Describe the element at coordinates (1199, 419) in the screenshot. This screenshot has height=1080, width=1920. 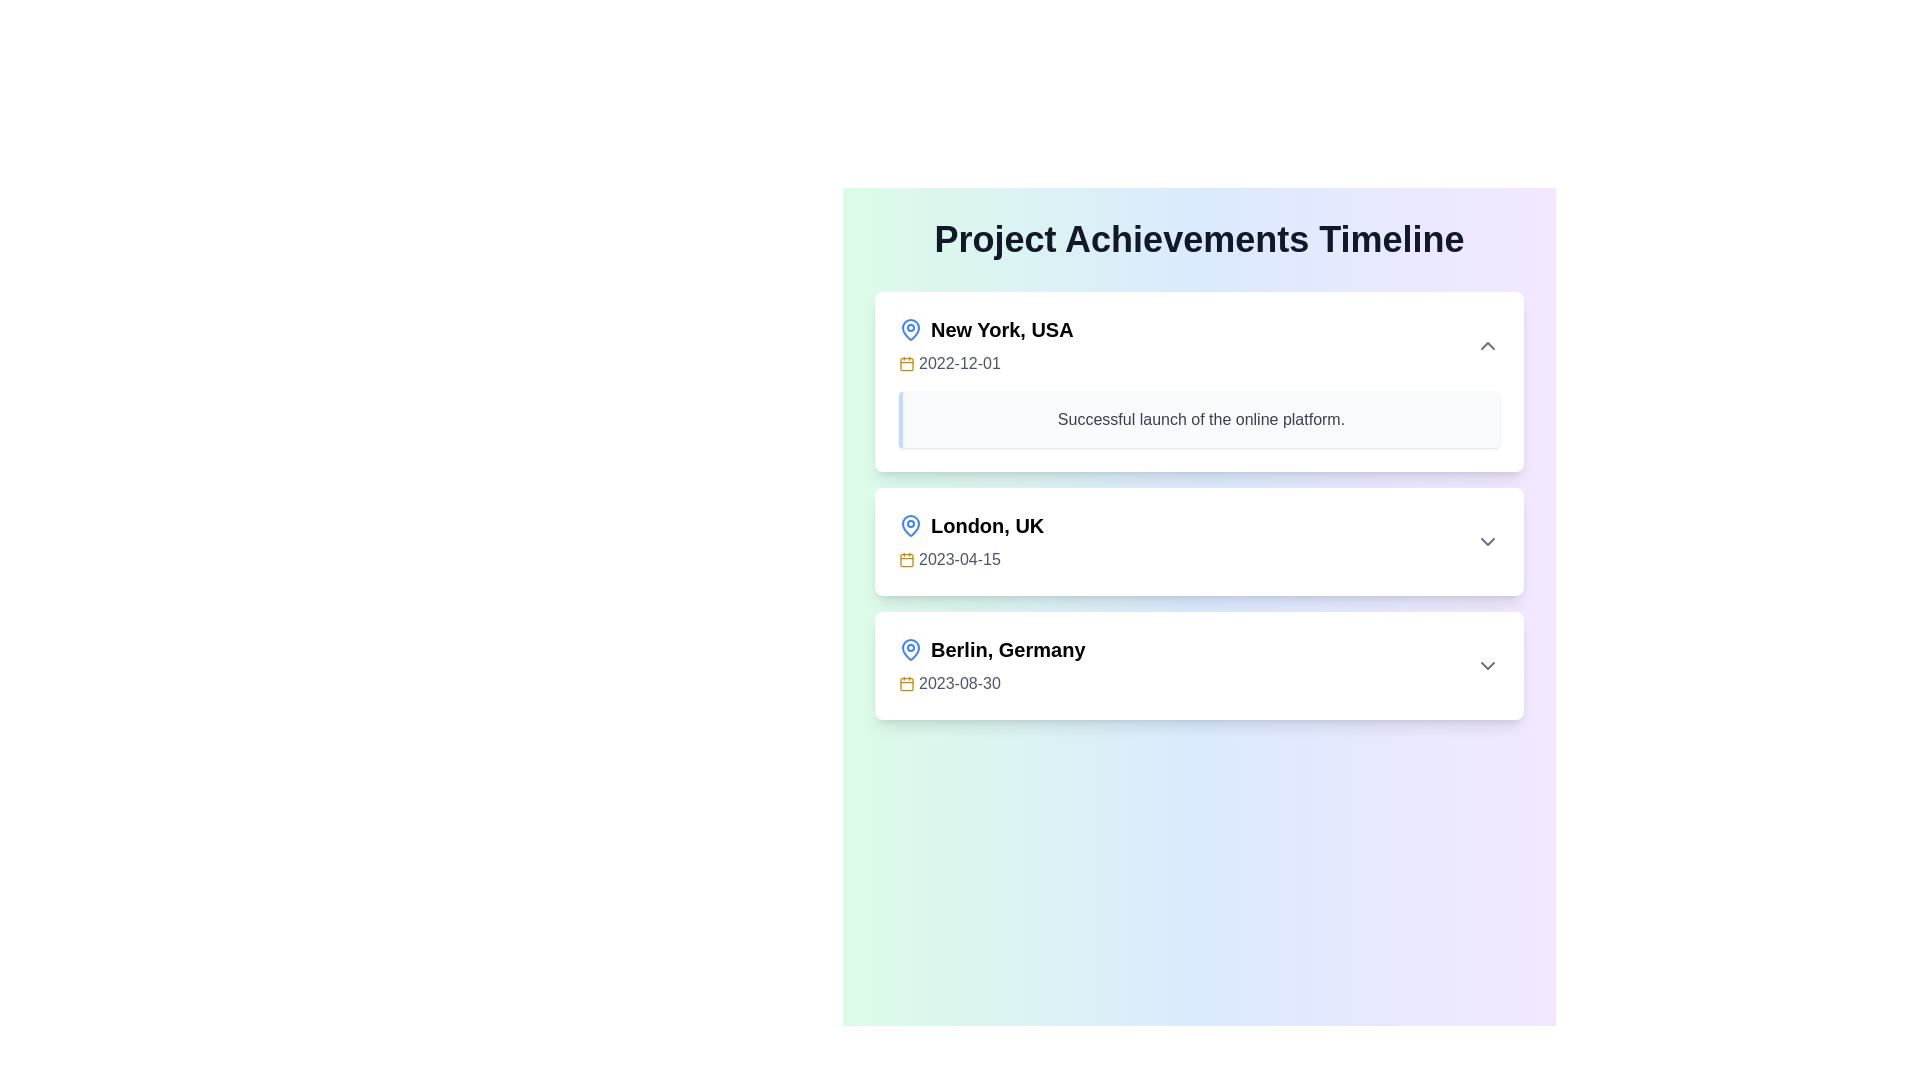
I see `the Text Display Box displaying the message 'Successful launch of the online platform.' located in the 'New York, USA' section of the timeline interface` at that location.